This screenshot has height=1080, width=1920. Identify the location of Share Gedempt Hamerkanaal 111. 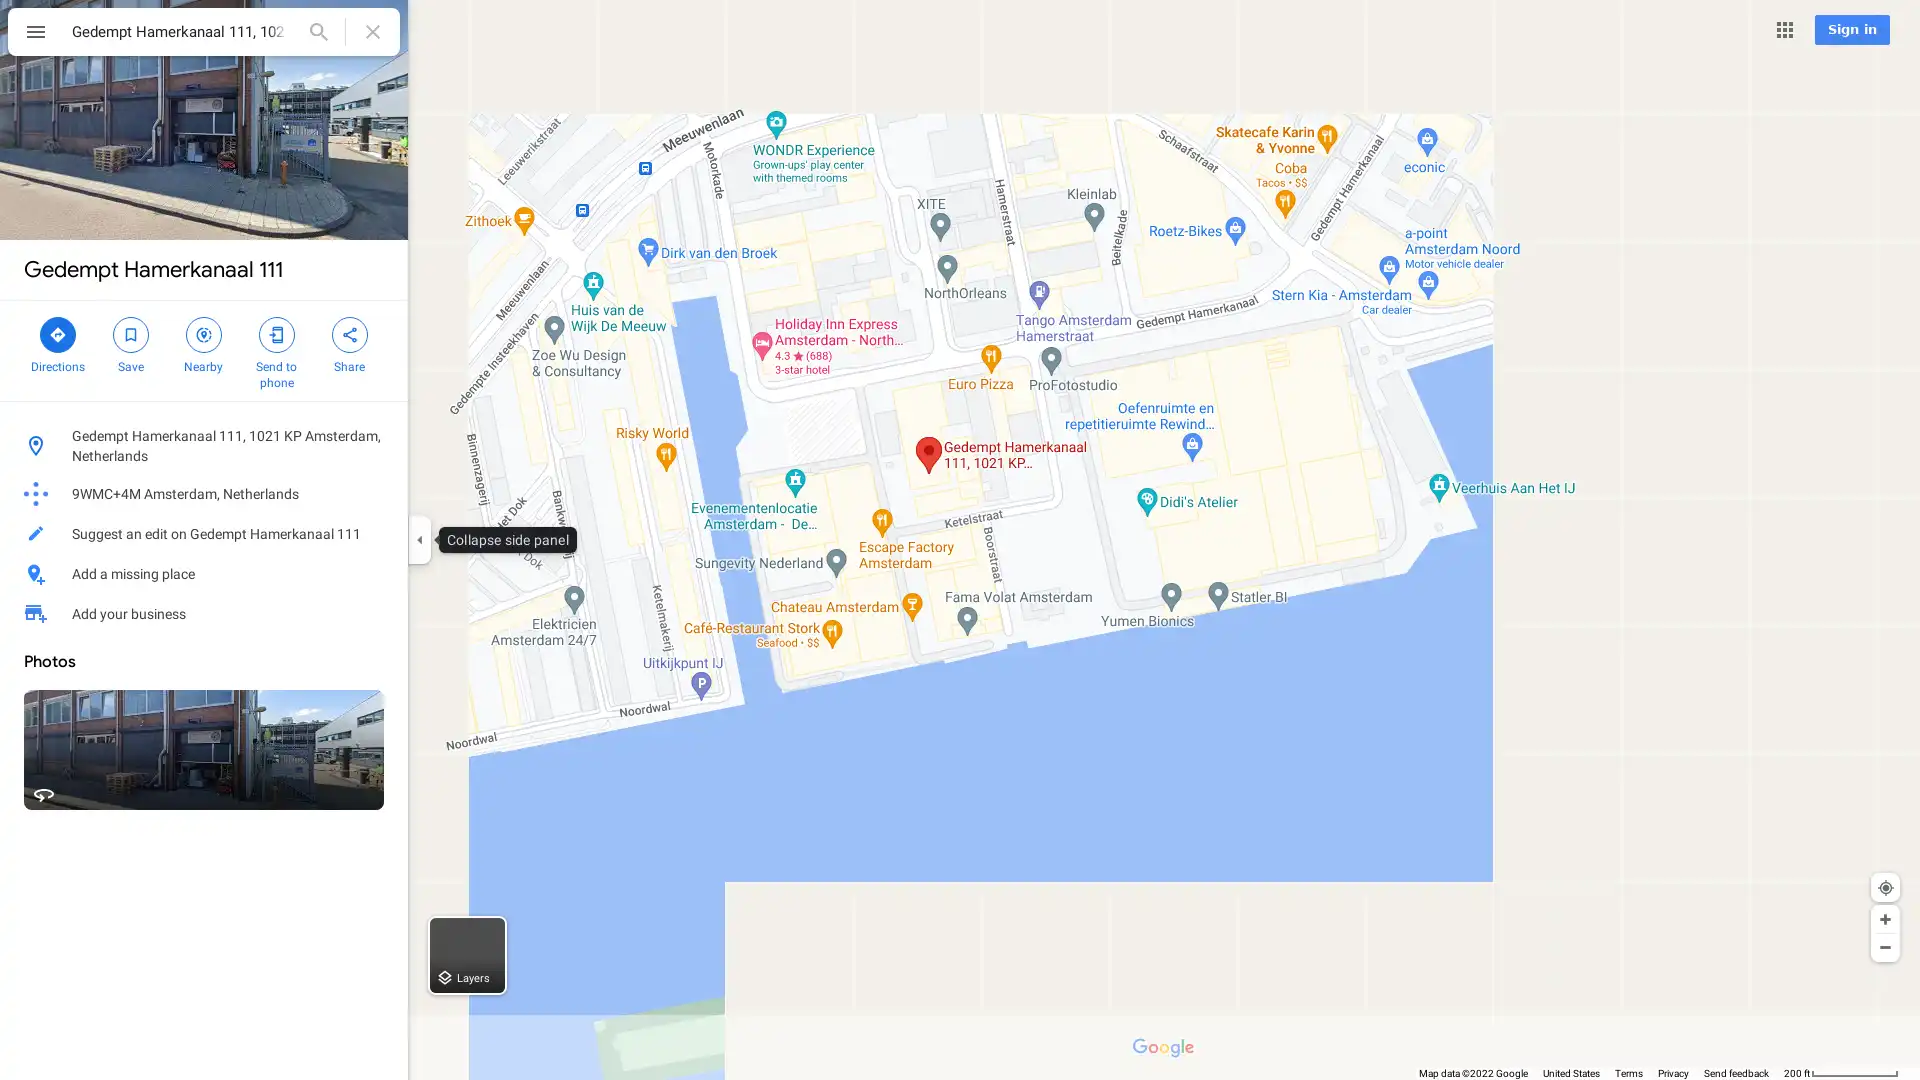
(349, 342).